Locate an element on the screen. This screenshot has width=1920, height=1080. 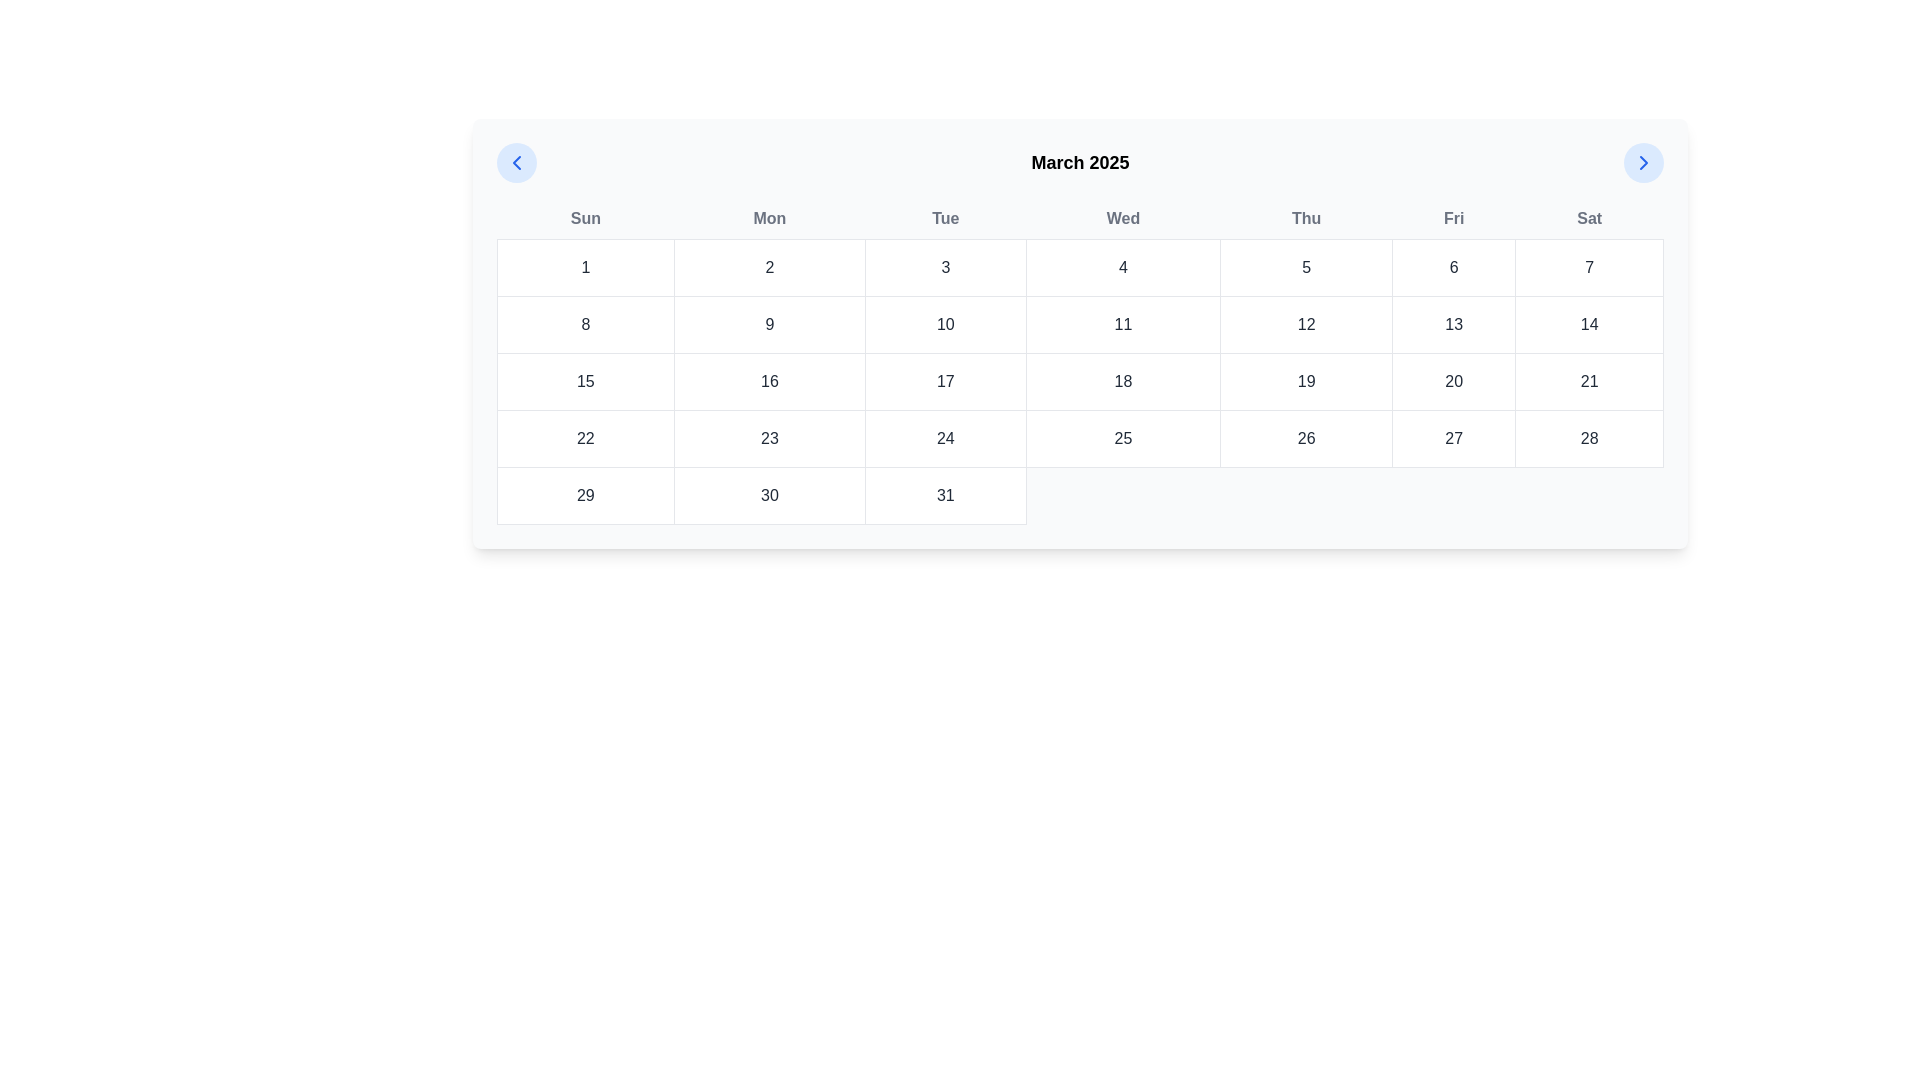
the leftward chevron icon in the navigation group located to the left of the calendar heading to trigger the hover state effect is located at coordinates (517, 161).